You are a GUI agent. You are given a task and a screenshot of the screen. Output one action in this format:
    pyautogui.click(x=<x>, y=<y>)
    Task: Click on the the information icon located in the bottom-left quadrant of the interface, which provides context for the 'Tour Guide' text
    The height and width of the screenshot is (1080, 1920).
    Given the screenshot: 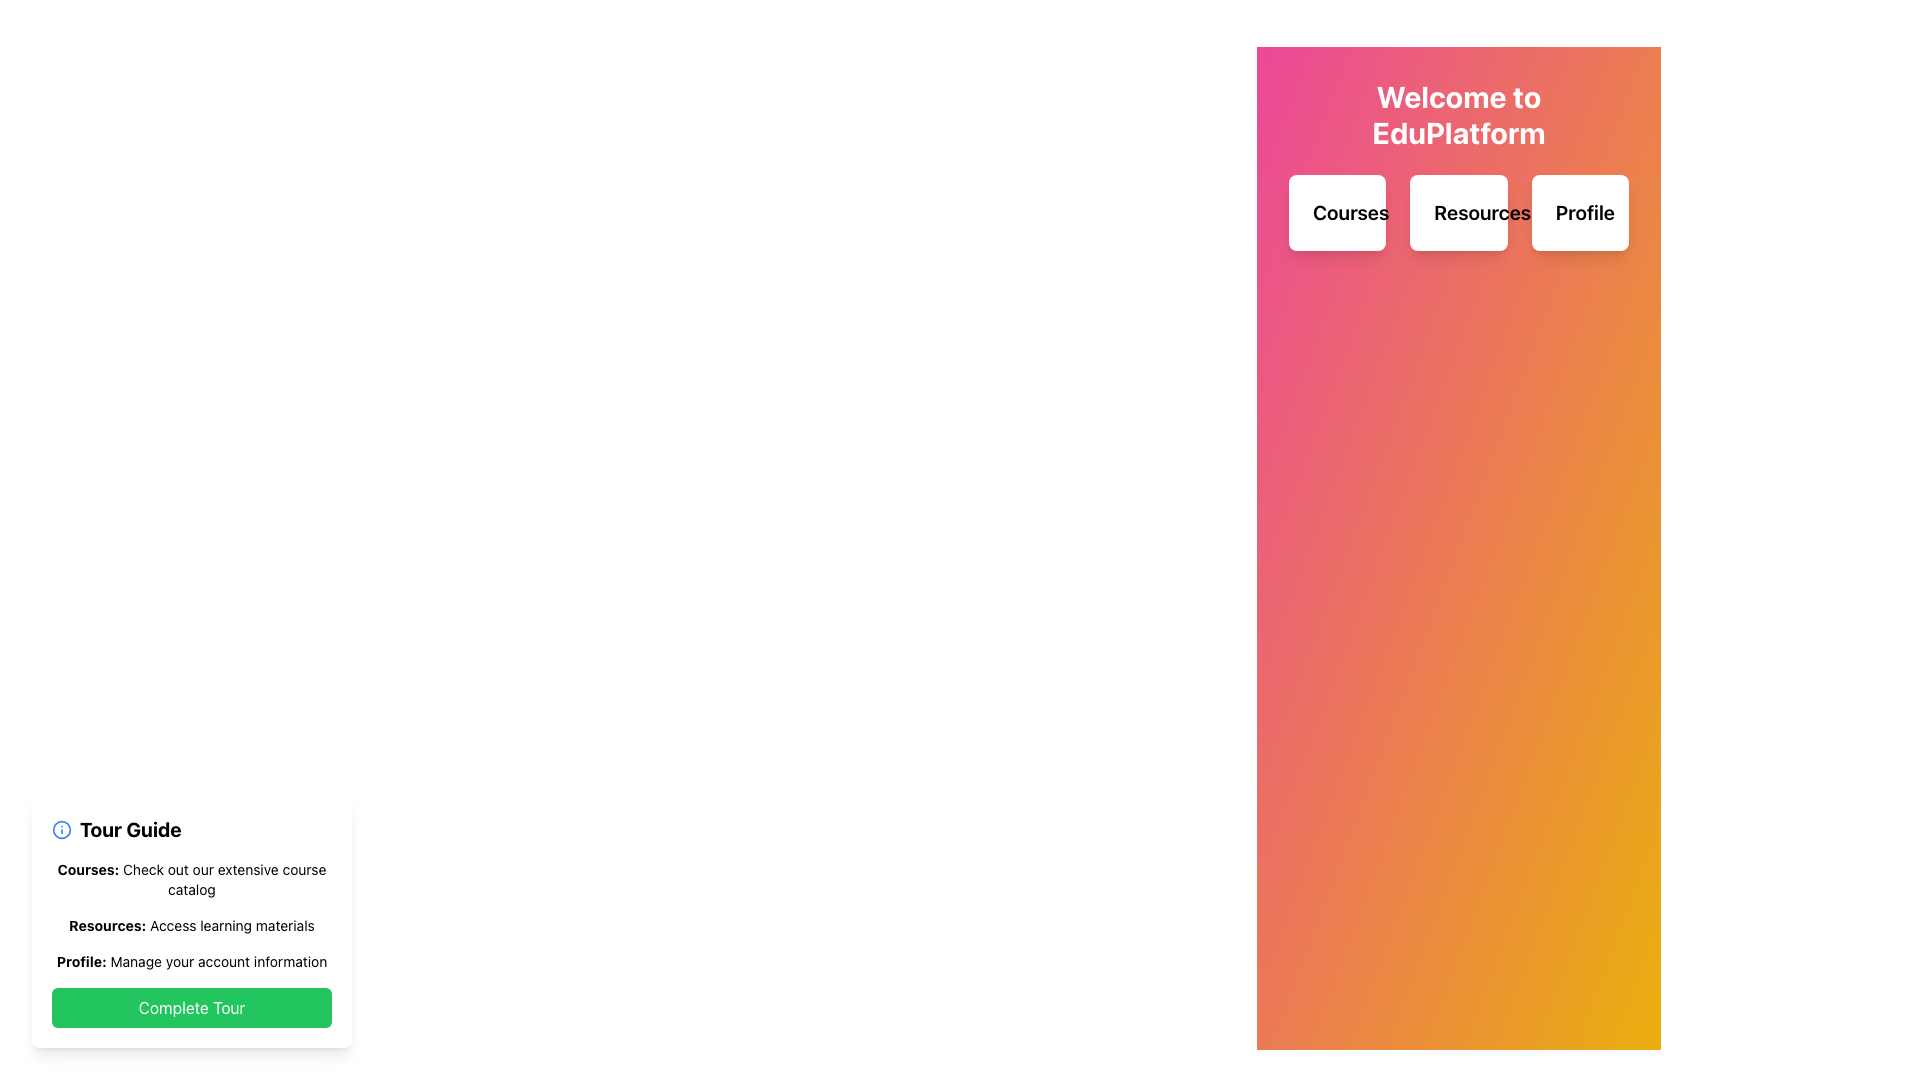 What is the action you would take?
    pyautogui.click(x=62, y=829)
    